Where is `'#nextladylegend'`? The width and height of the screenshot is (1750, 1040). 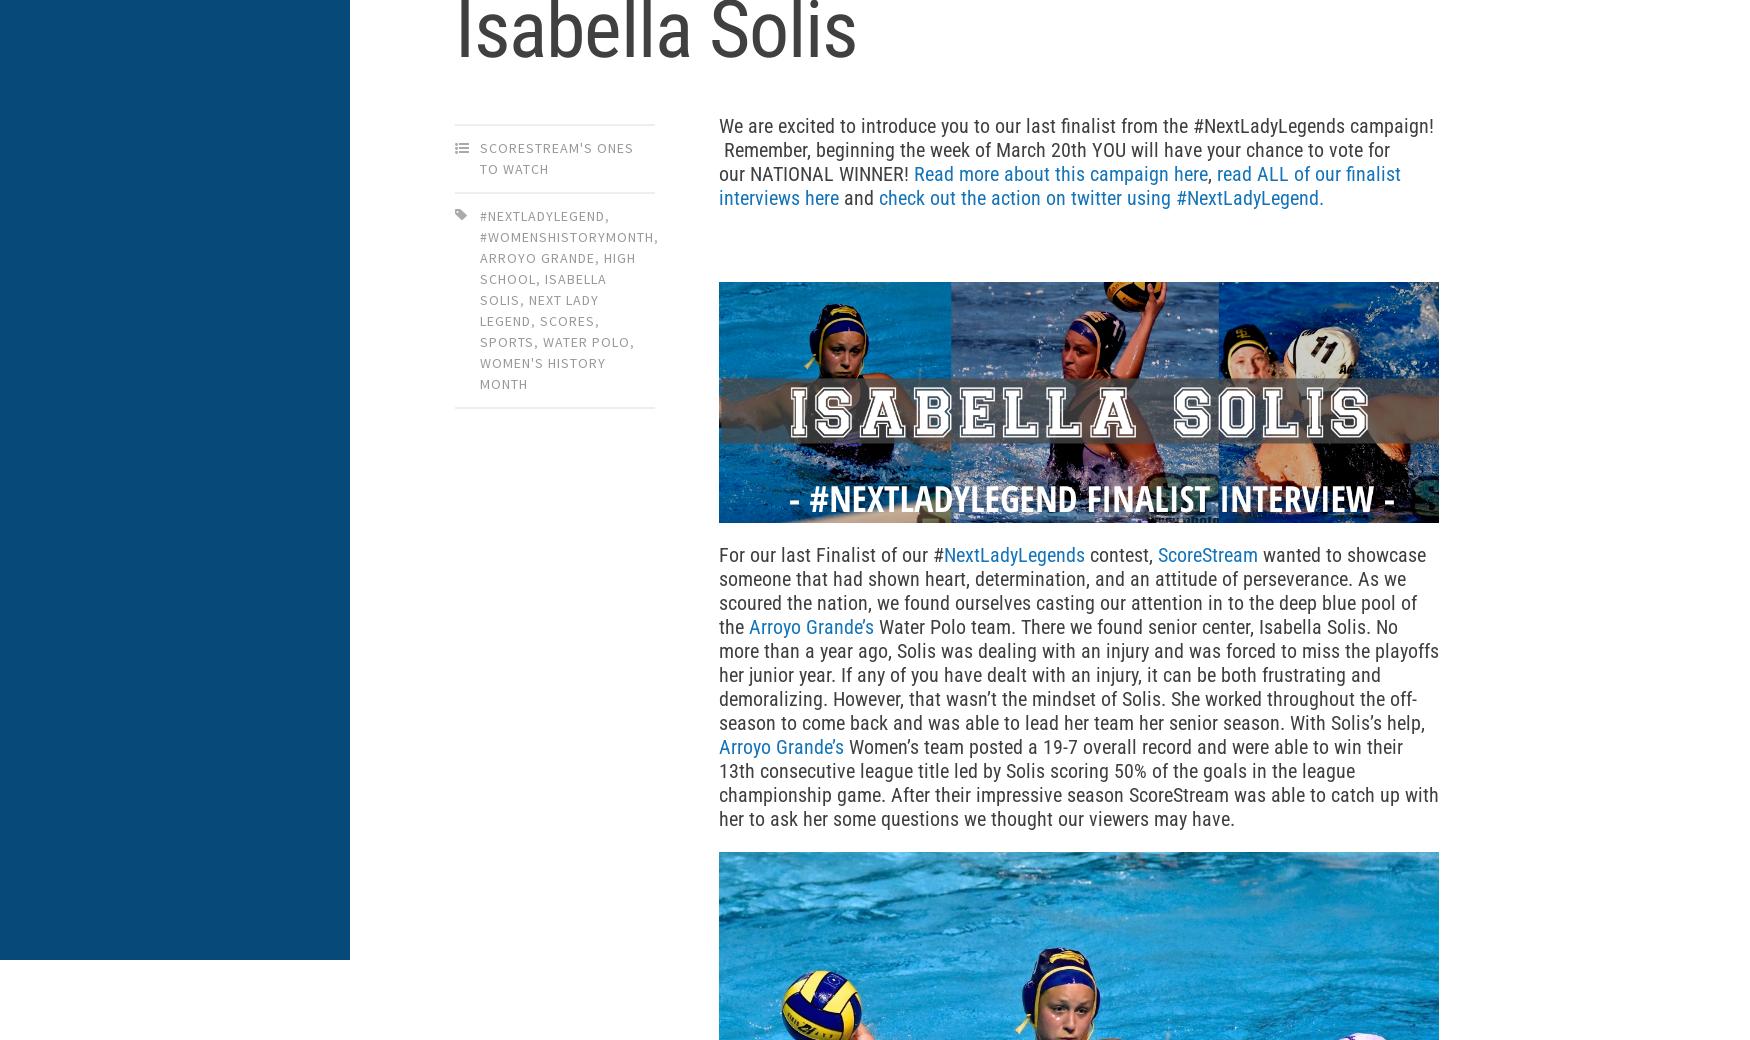
'#nextladylegend' is located at coordinates (480, 216).